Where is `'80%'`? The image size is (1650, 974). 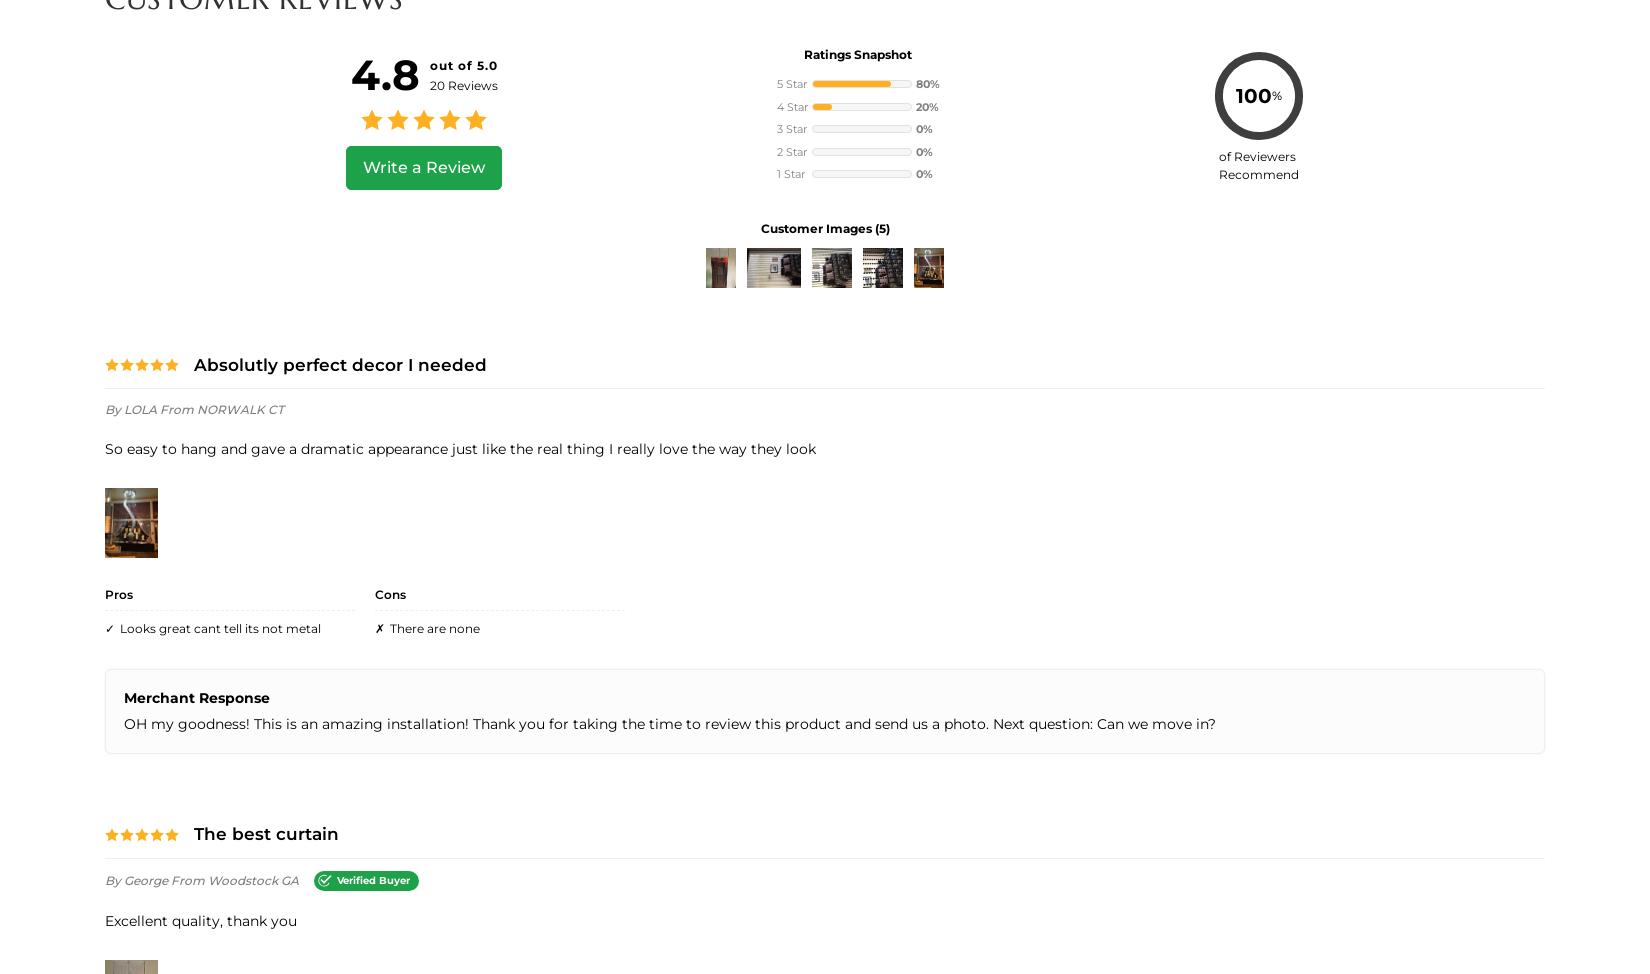 '80%' is located at coordinates (926, 82).